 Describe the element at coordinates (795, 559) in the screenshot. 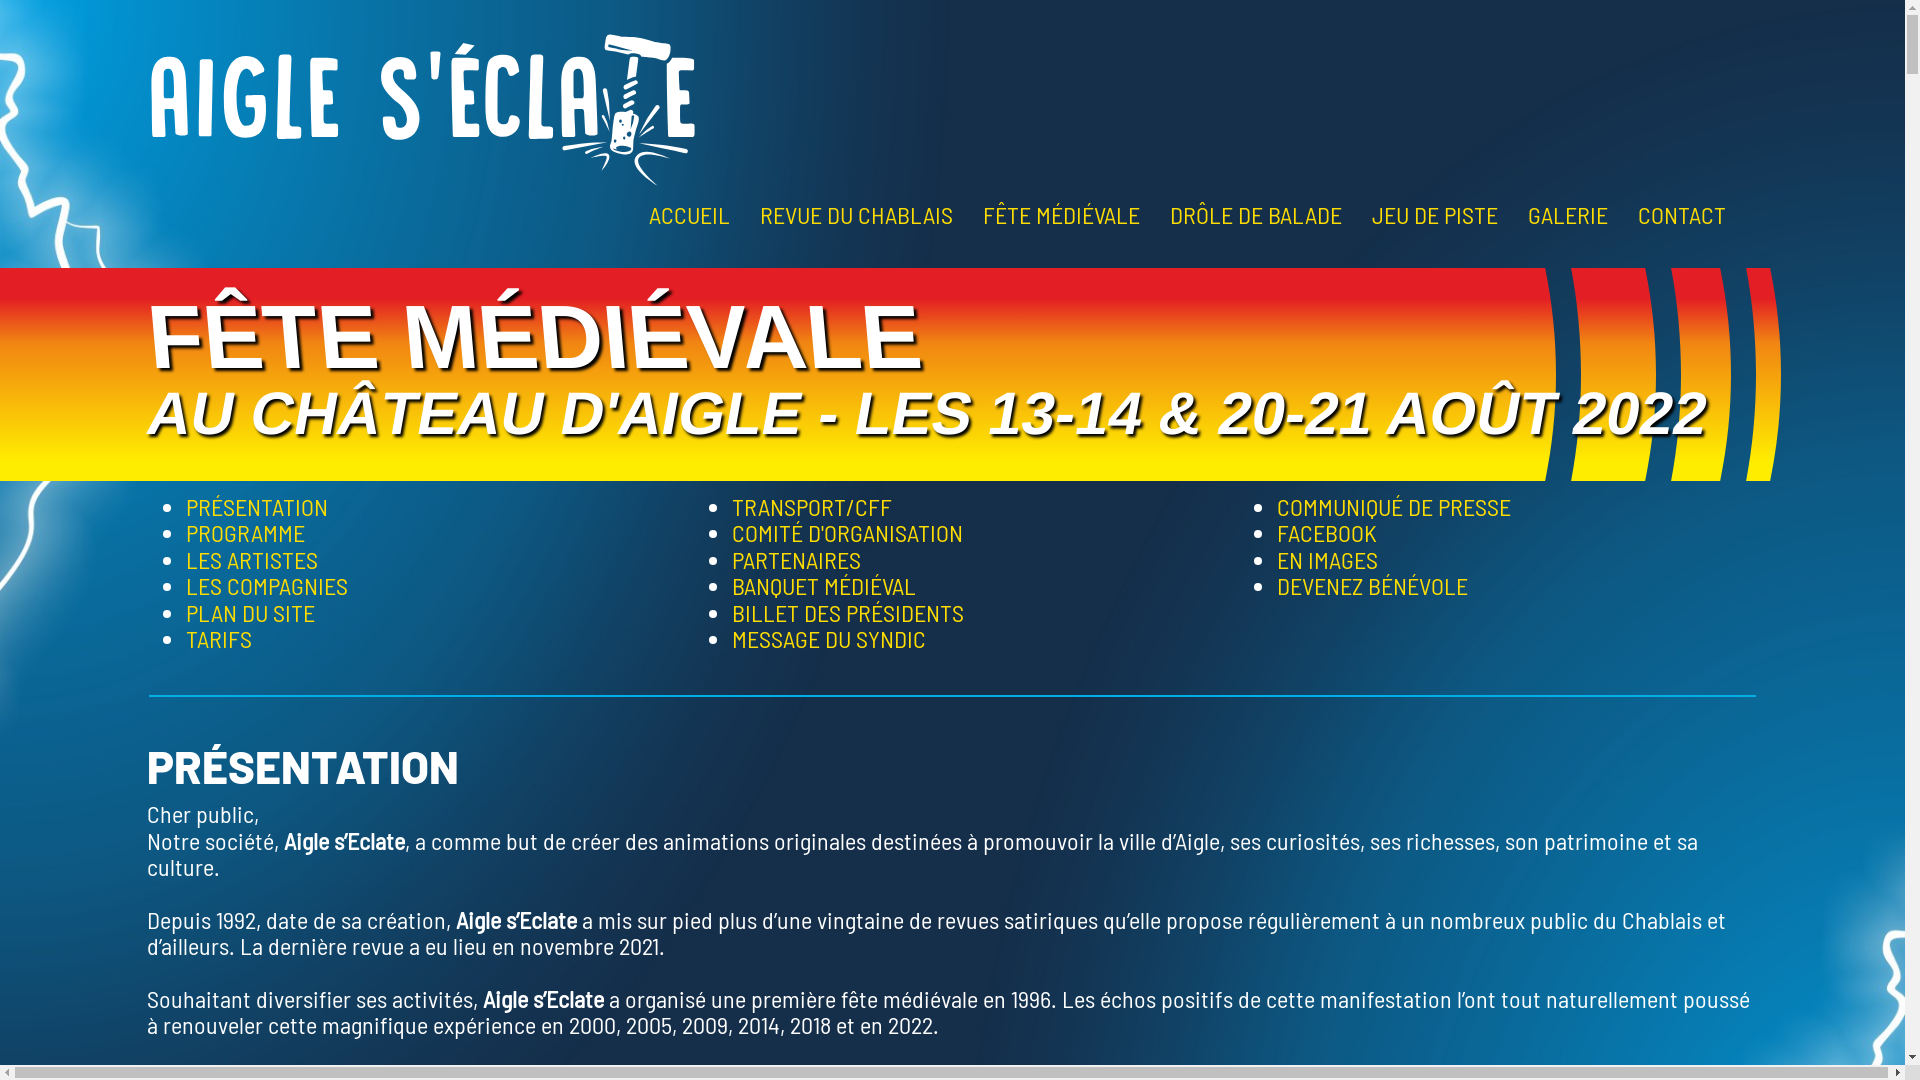

I see `'PARTENAIRES'` at that location.